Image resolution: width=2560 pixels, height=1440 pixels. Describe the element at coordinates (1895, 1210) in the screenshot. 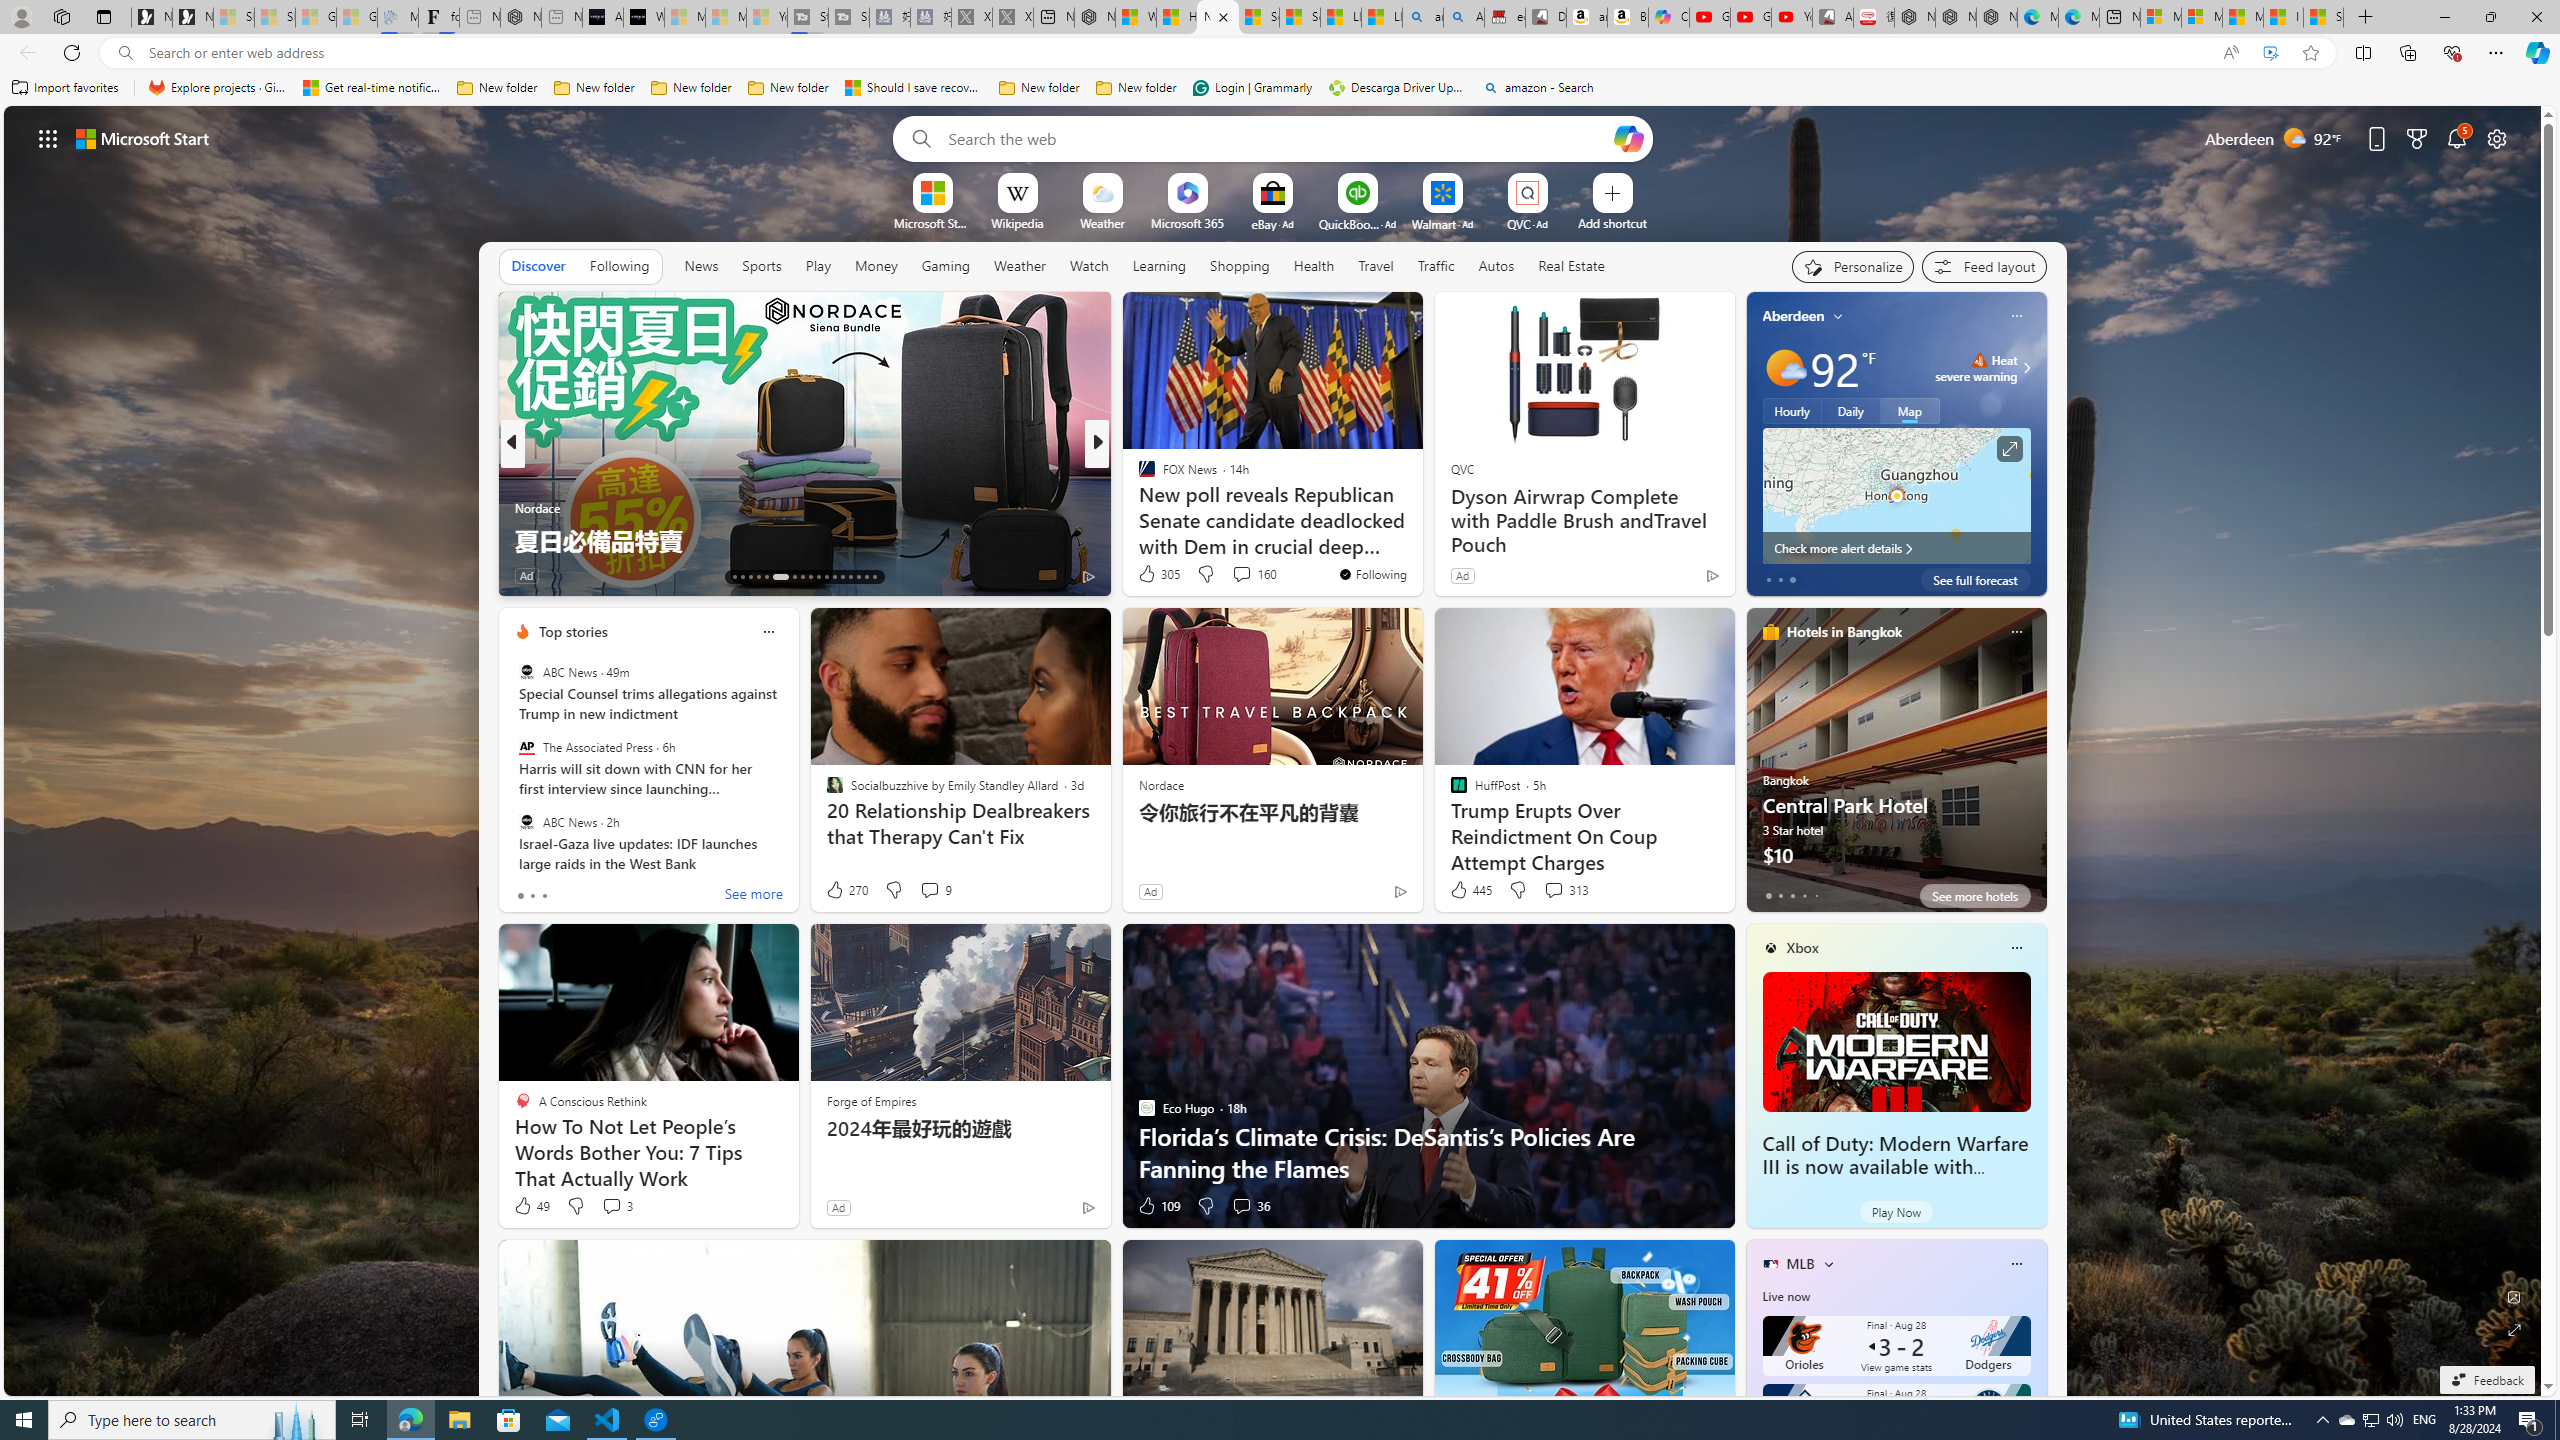

I see `'Play Now'` at that location.